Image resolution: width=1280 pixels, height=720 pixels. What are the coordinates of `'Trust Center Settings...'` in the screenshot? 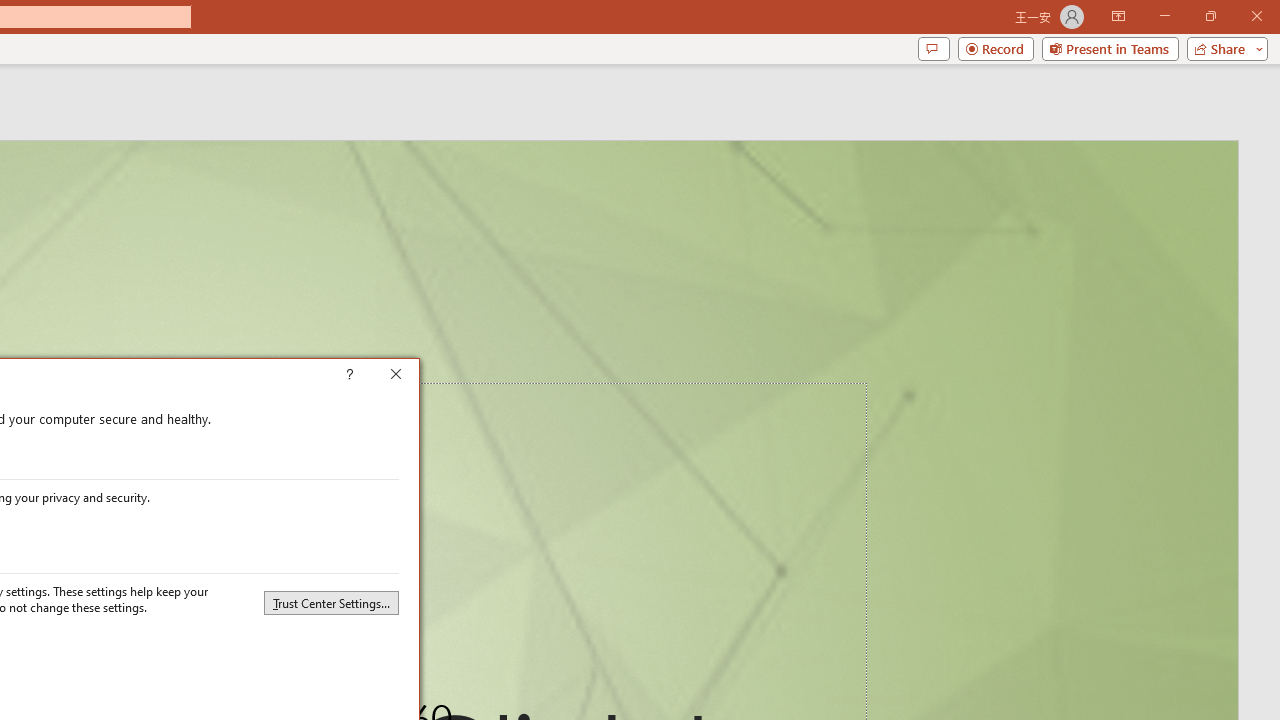 It's located at (331, 602).